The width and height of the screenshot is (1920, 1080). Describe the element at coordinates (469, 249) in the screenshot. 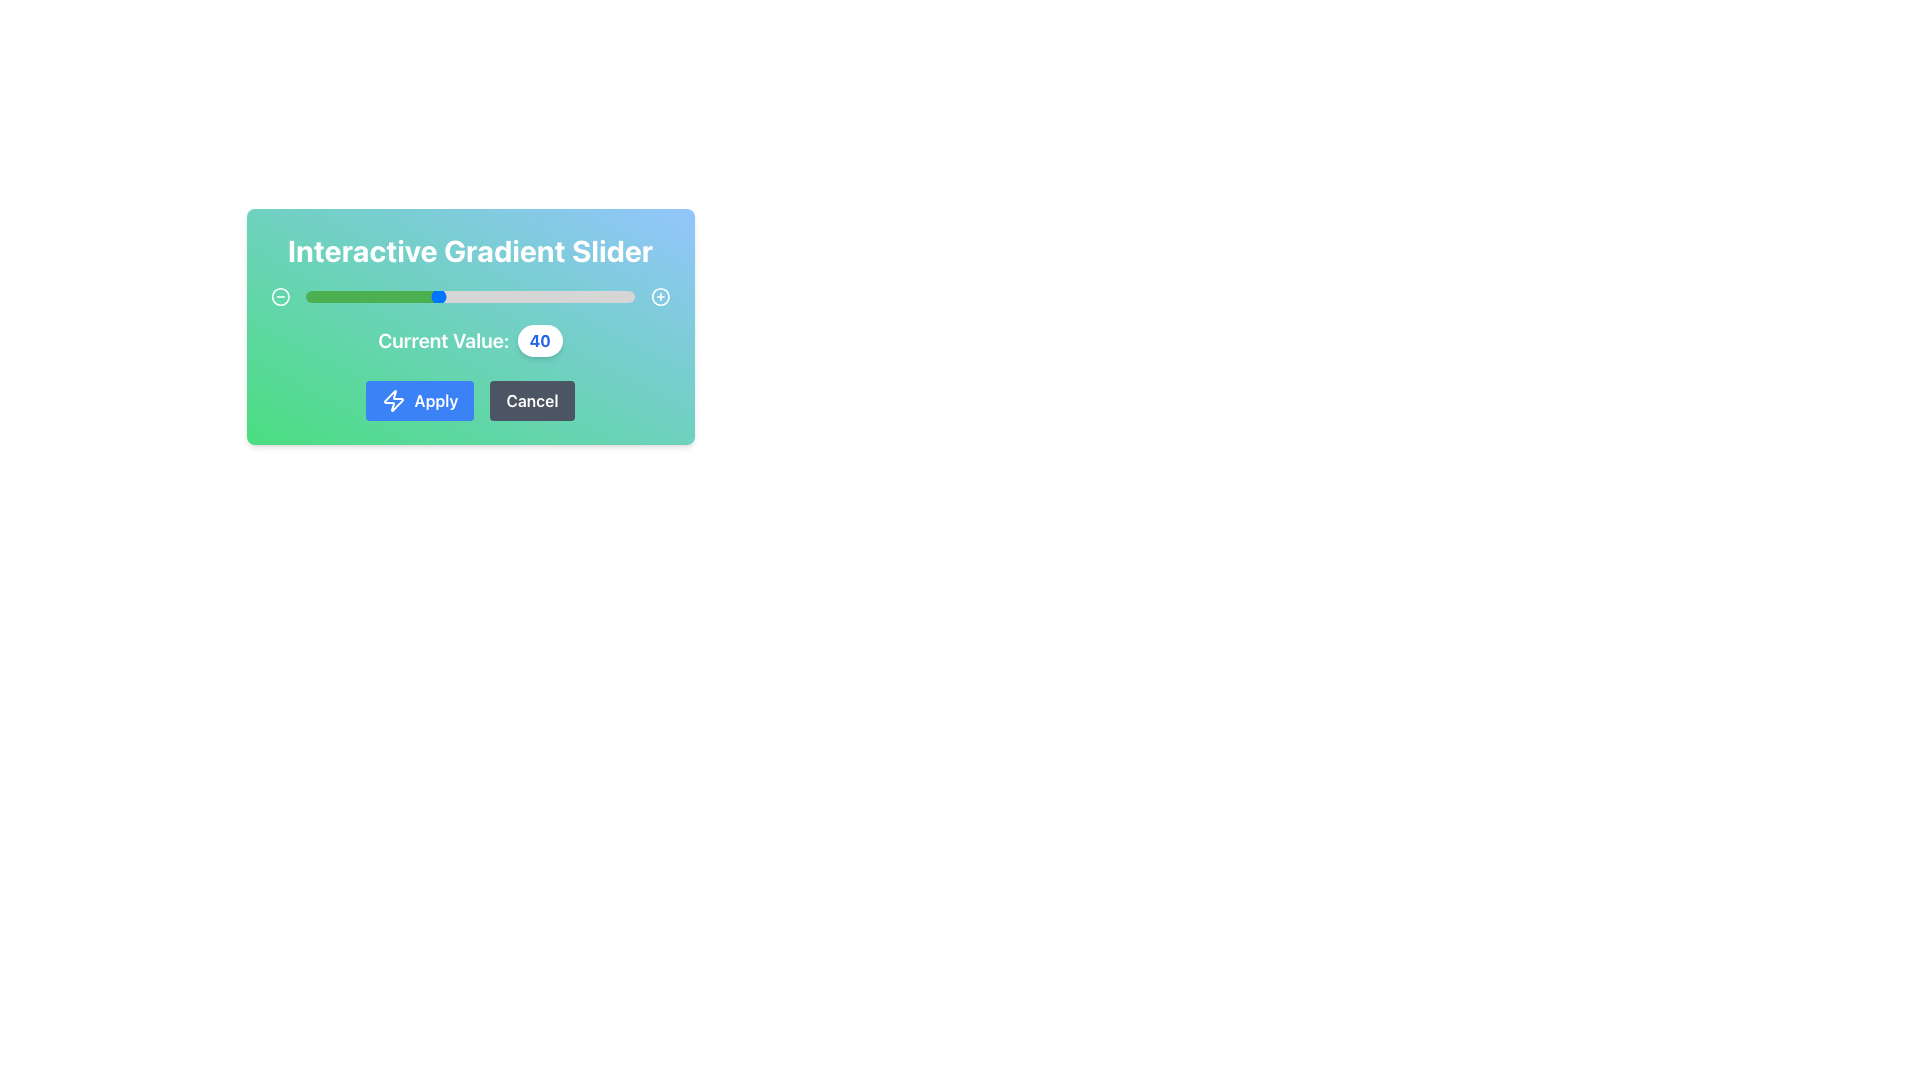

I see `the header text label that serves as the title for the associated components within the rounded rectangular card` at that location.